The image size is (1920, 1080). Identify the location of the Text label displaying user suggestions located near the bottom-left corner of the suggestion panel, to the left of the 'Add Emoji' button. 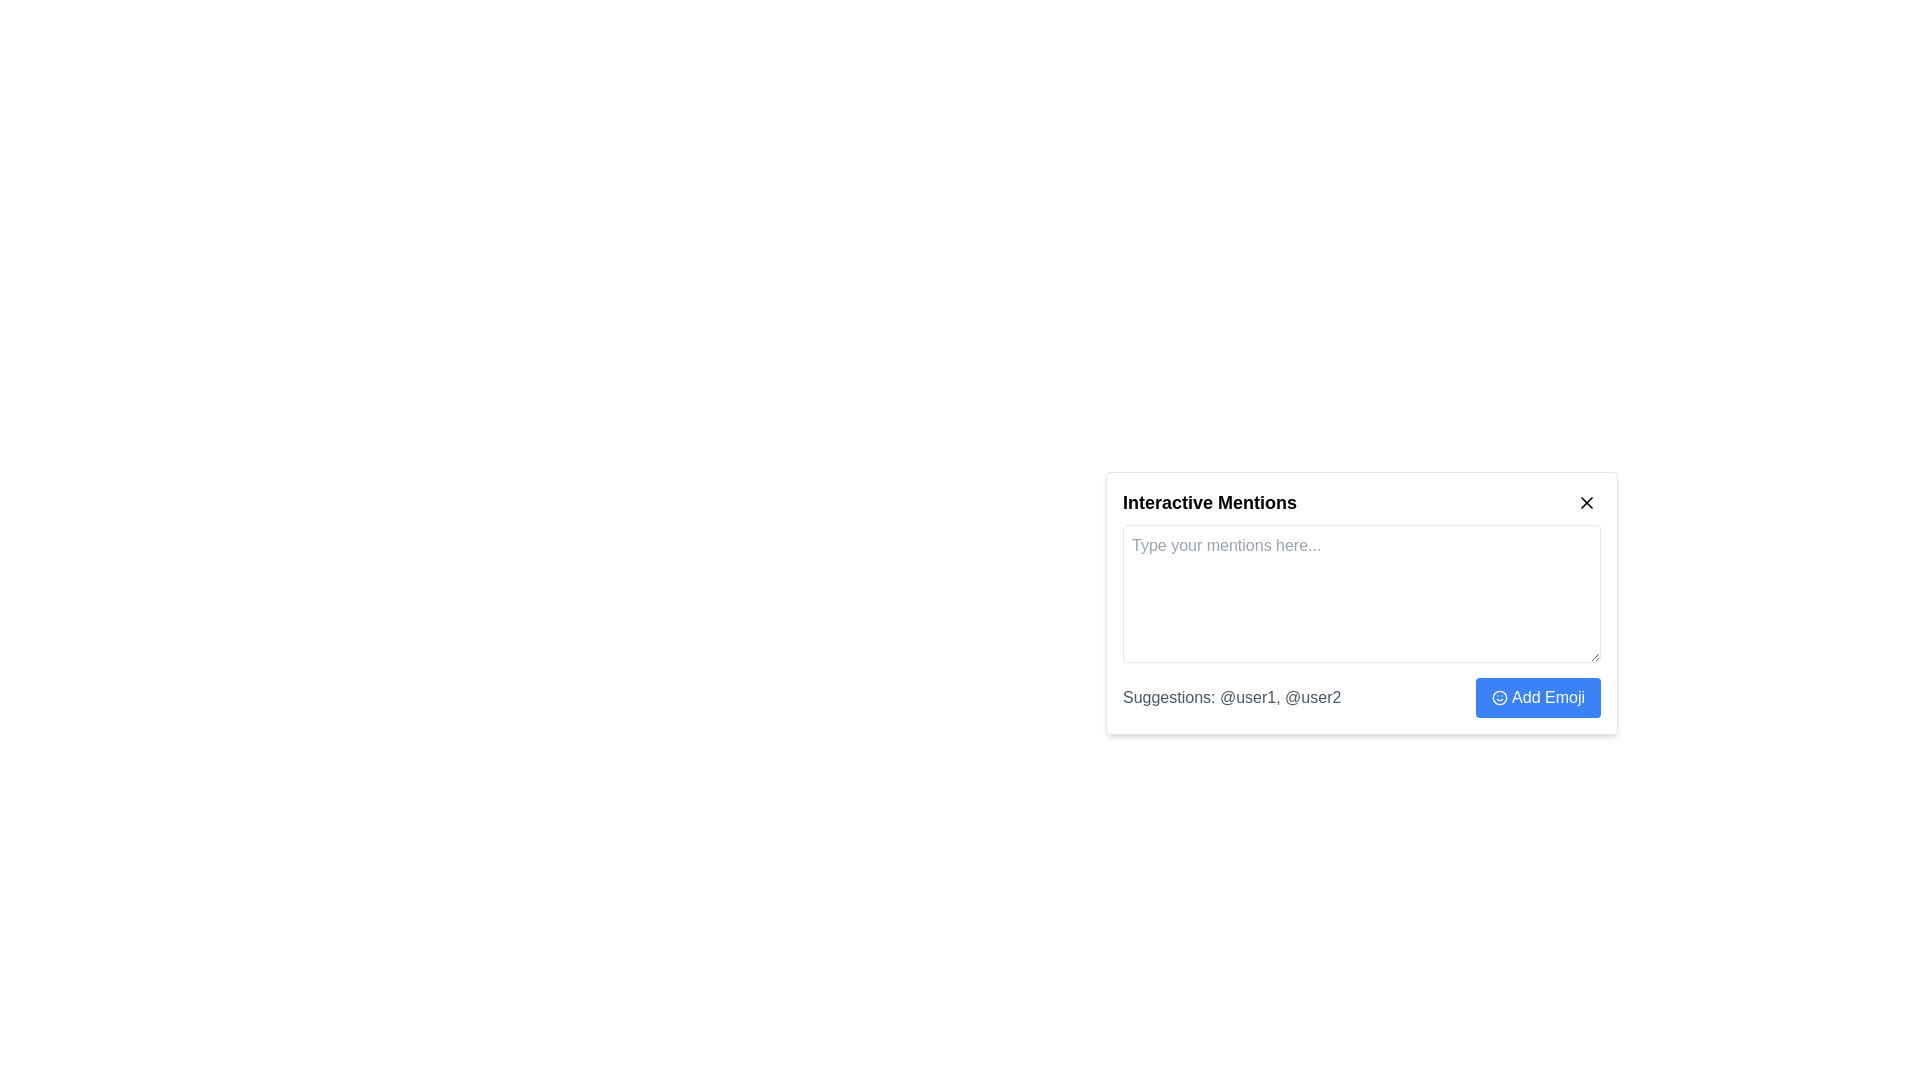
(1231, 697).